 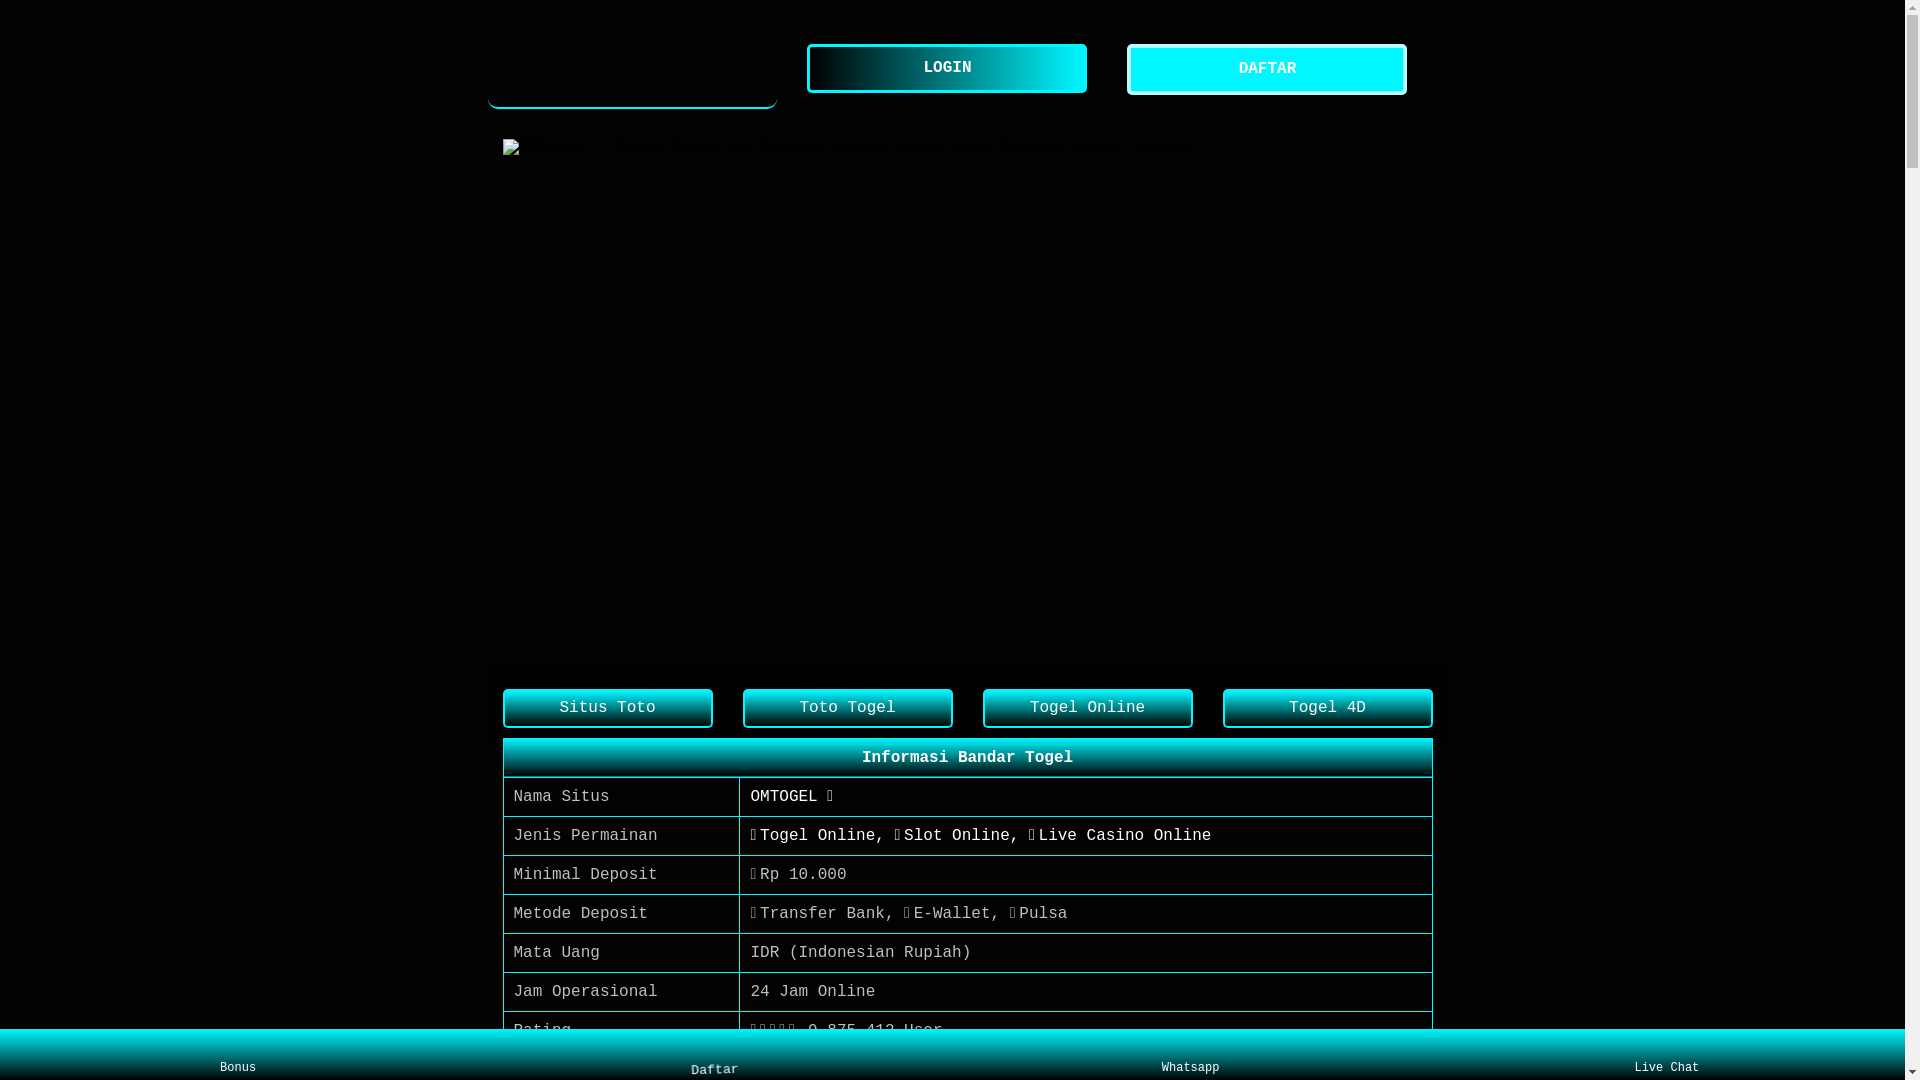 What do you see at coordinates (713, 1052) in the screenshot?
I see `'Daftar'` at bounding box center [713, 1052].